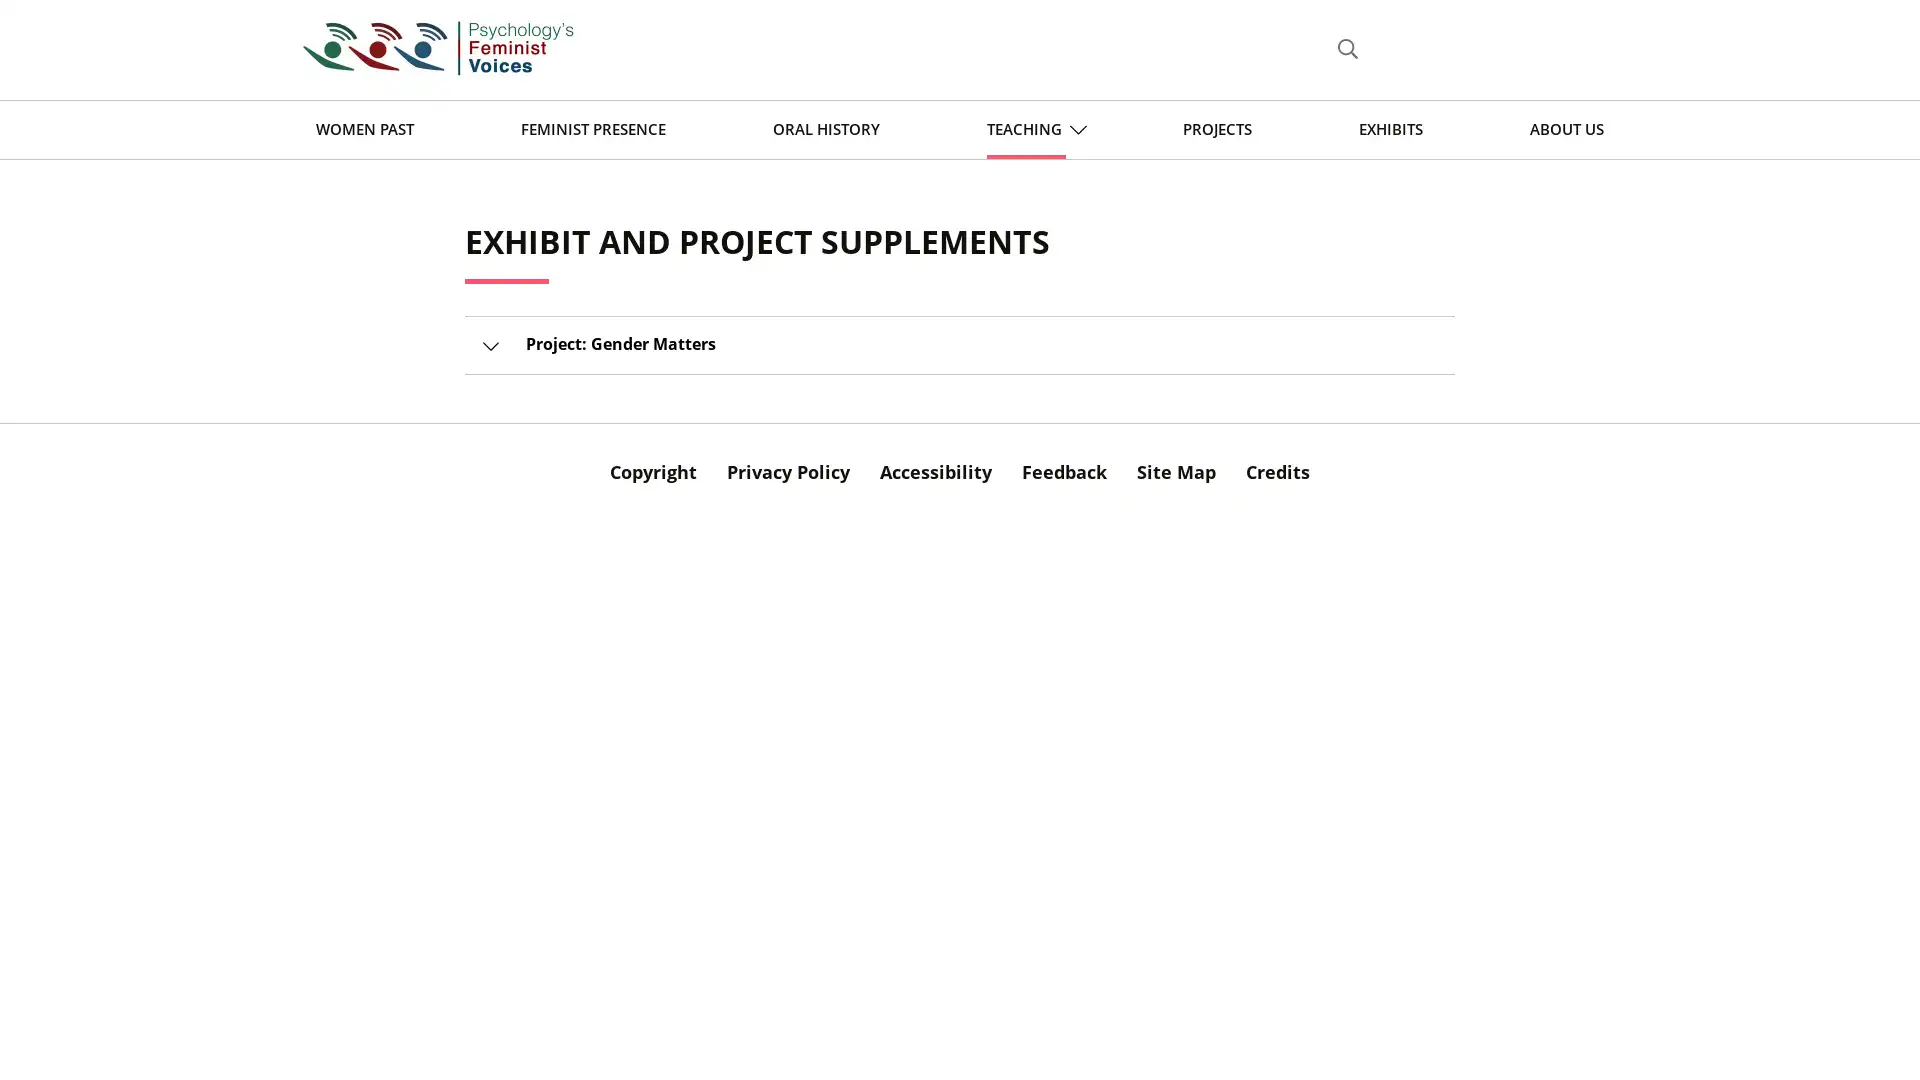 The width and height of the screenshot is (1920, 1080). I want to click on Project: Gender Matters, so click(960, 344).